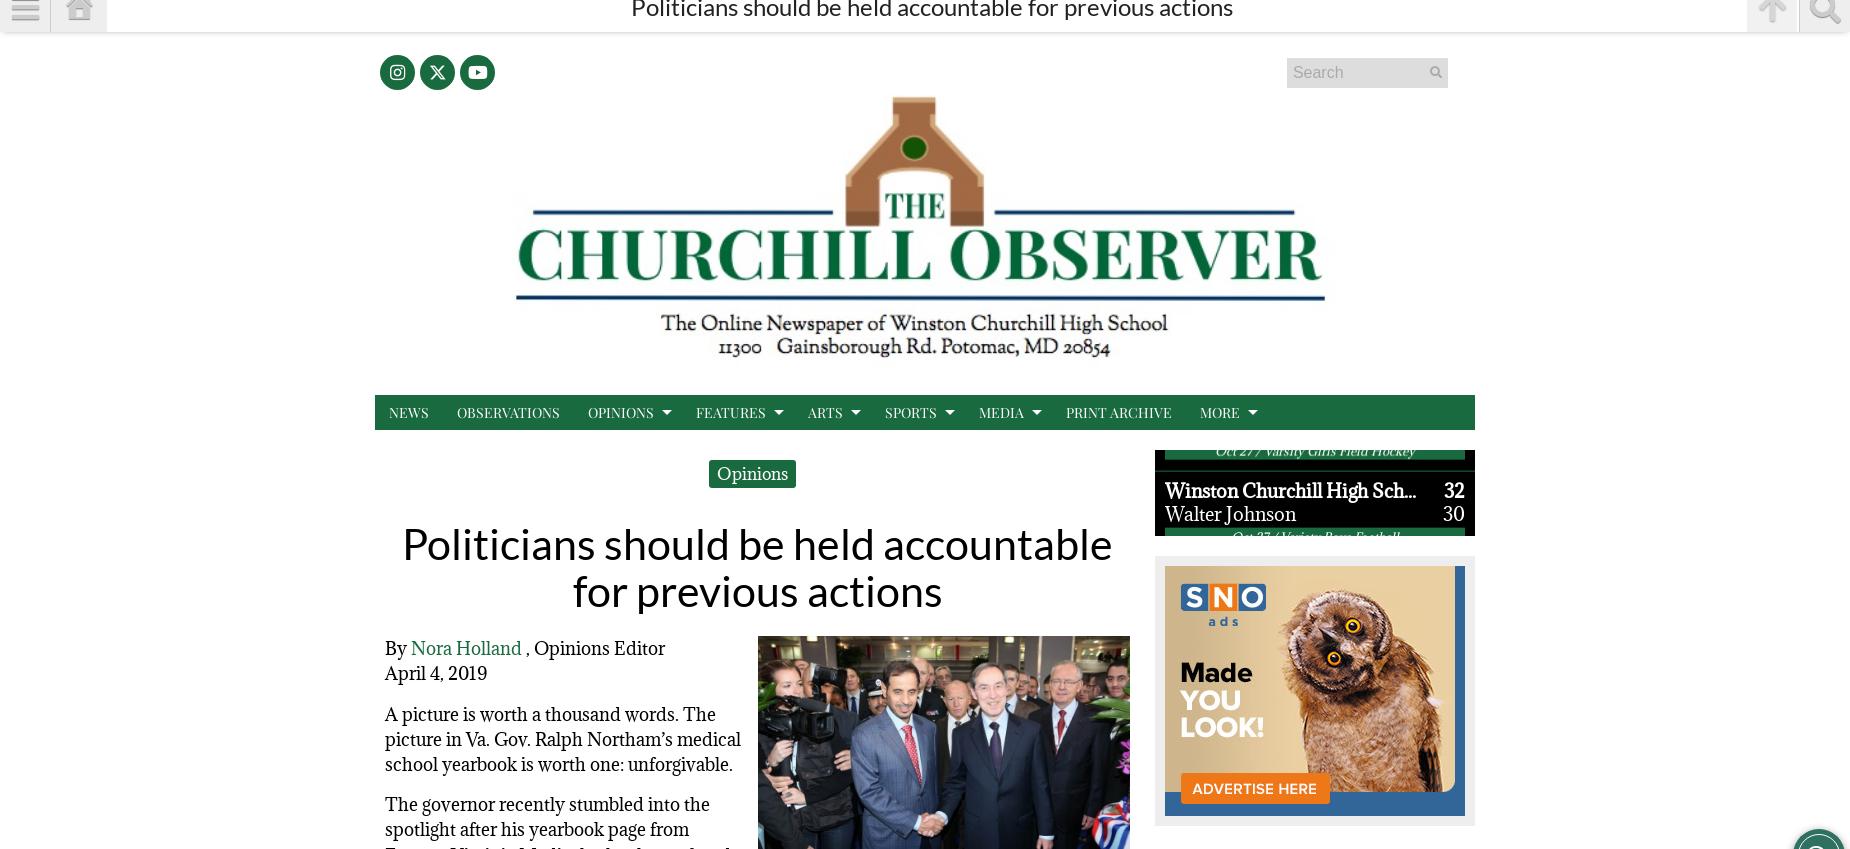  Describe the element at coordinates (1313, 772) in the screenshot. I see `'Oct 26 / Varsity Girls Soccer'` at that location.